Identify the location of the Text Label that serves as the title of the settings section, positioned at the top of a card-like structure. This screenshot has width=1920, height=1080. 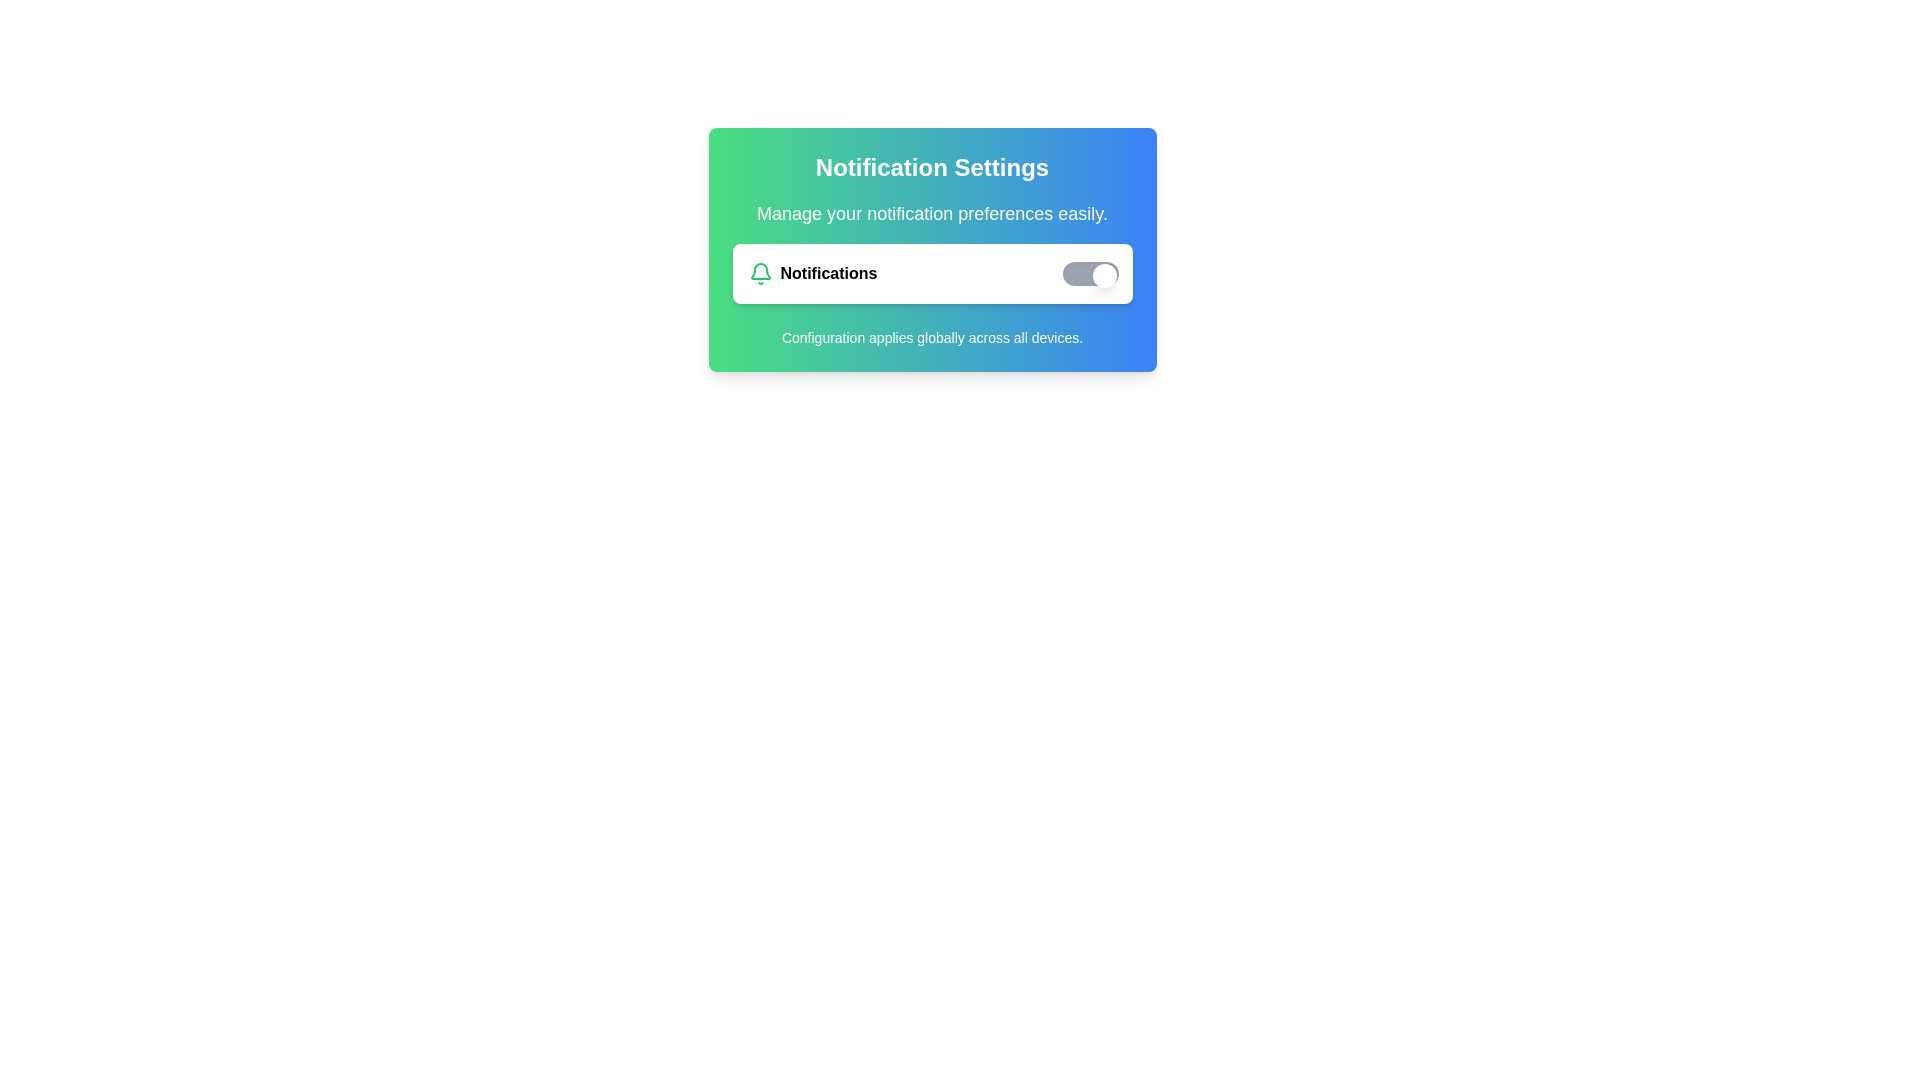
(931, 167).